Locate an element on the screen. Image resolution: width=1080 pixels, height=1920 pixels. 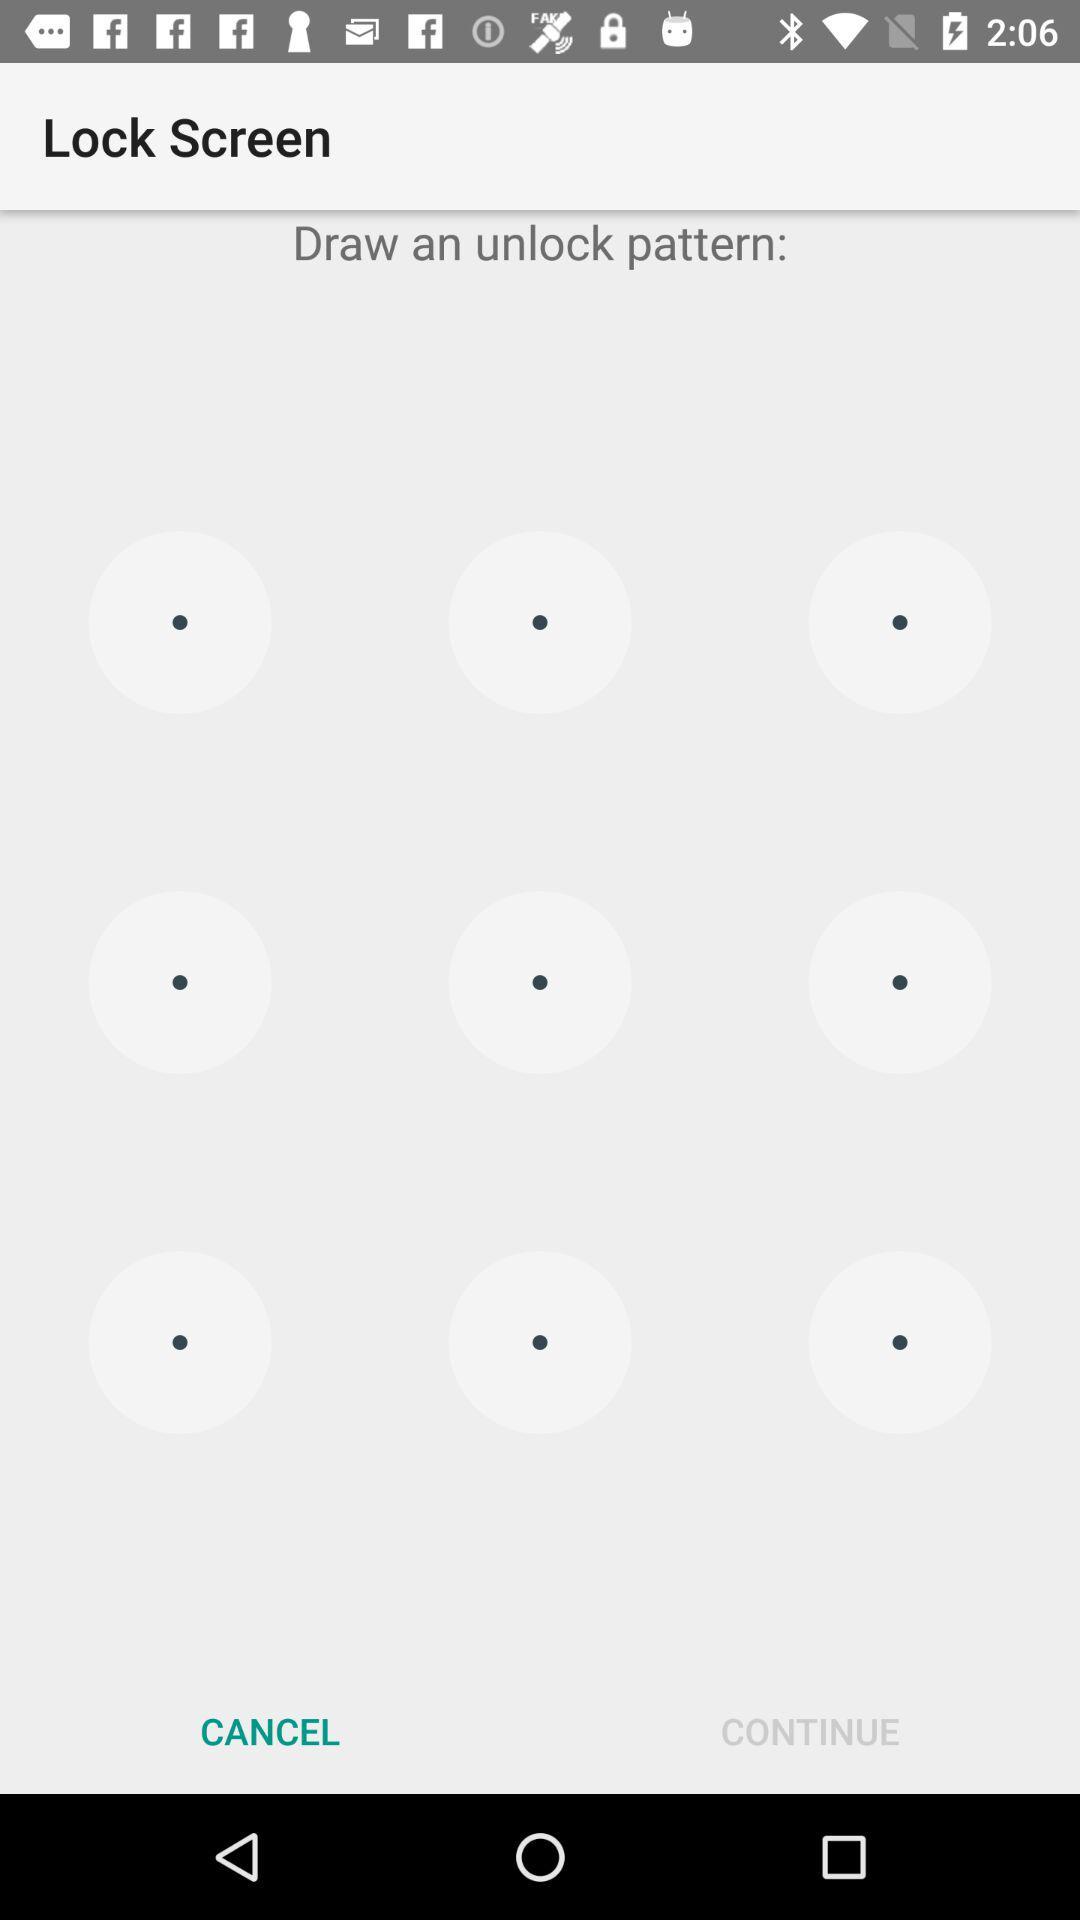
continue item is located at coordinates (810, 1730).